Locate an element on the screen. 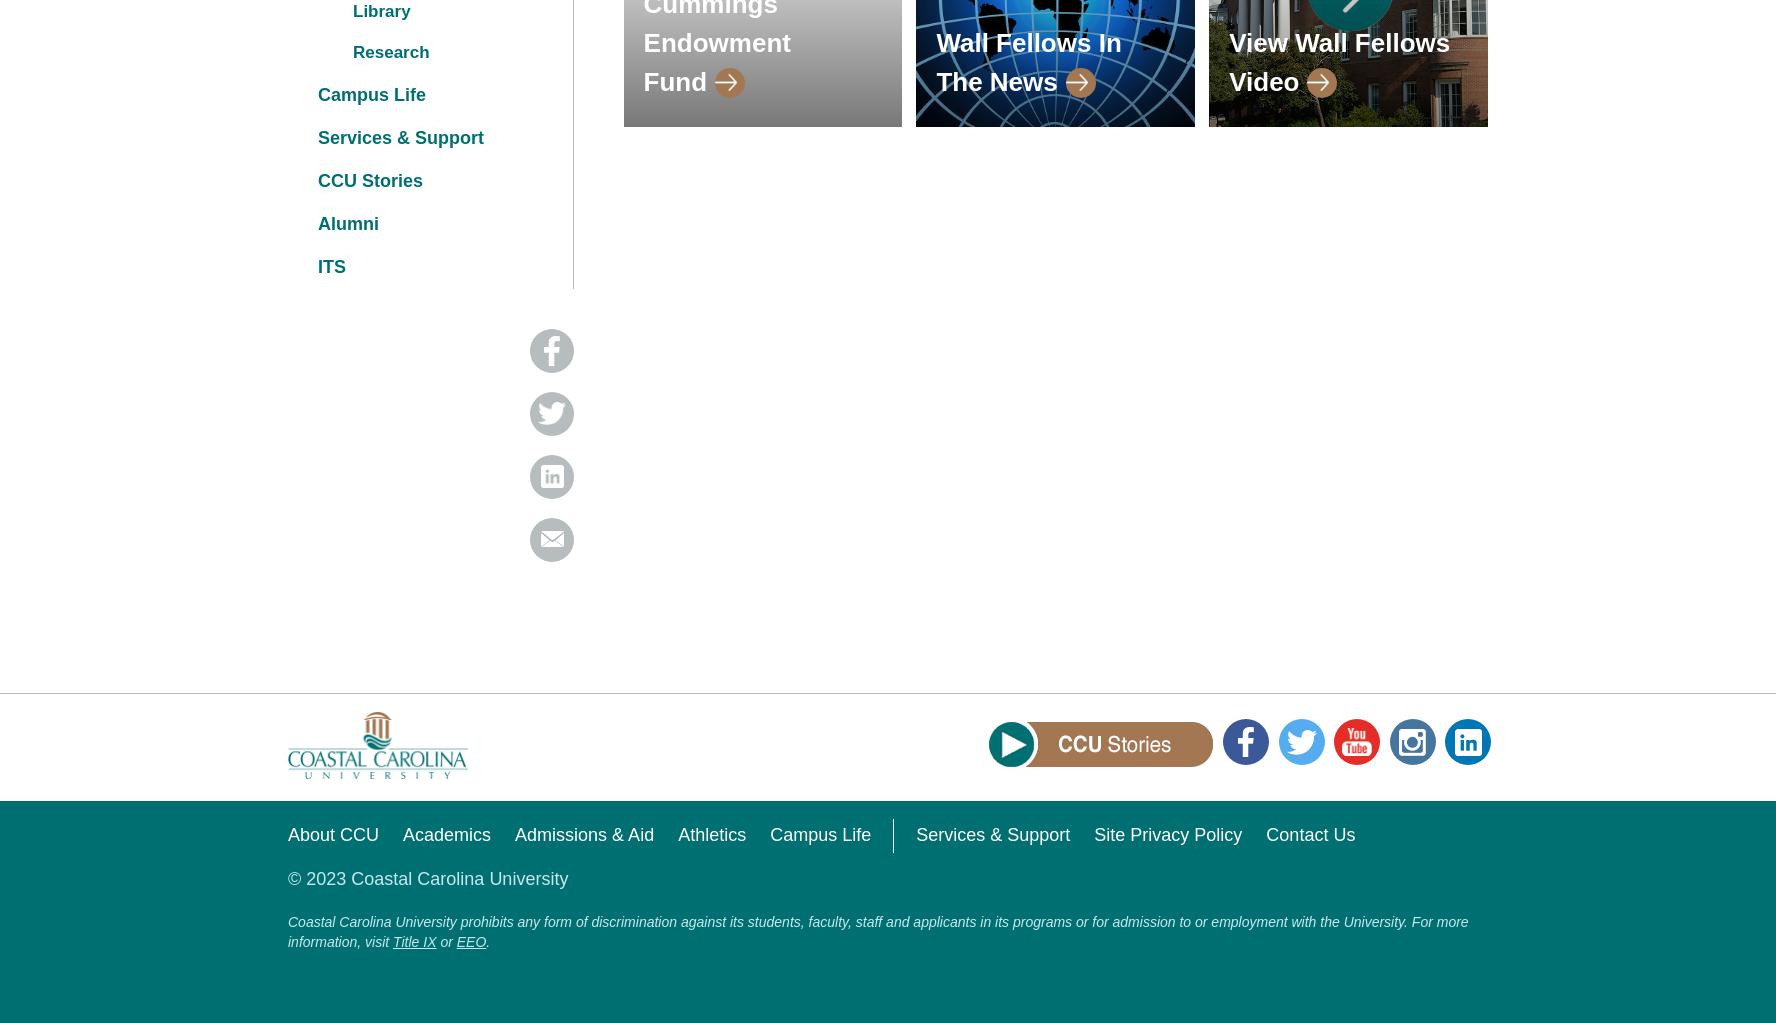 The image size is (1776, 1023). 'View Wall Fellows' is located at coordinates (1338, 41).